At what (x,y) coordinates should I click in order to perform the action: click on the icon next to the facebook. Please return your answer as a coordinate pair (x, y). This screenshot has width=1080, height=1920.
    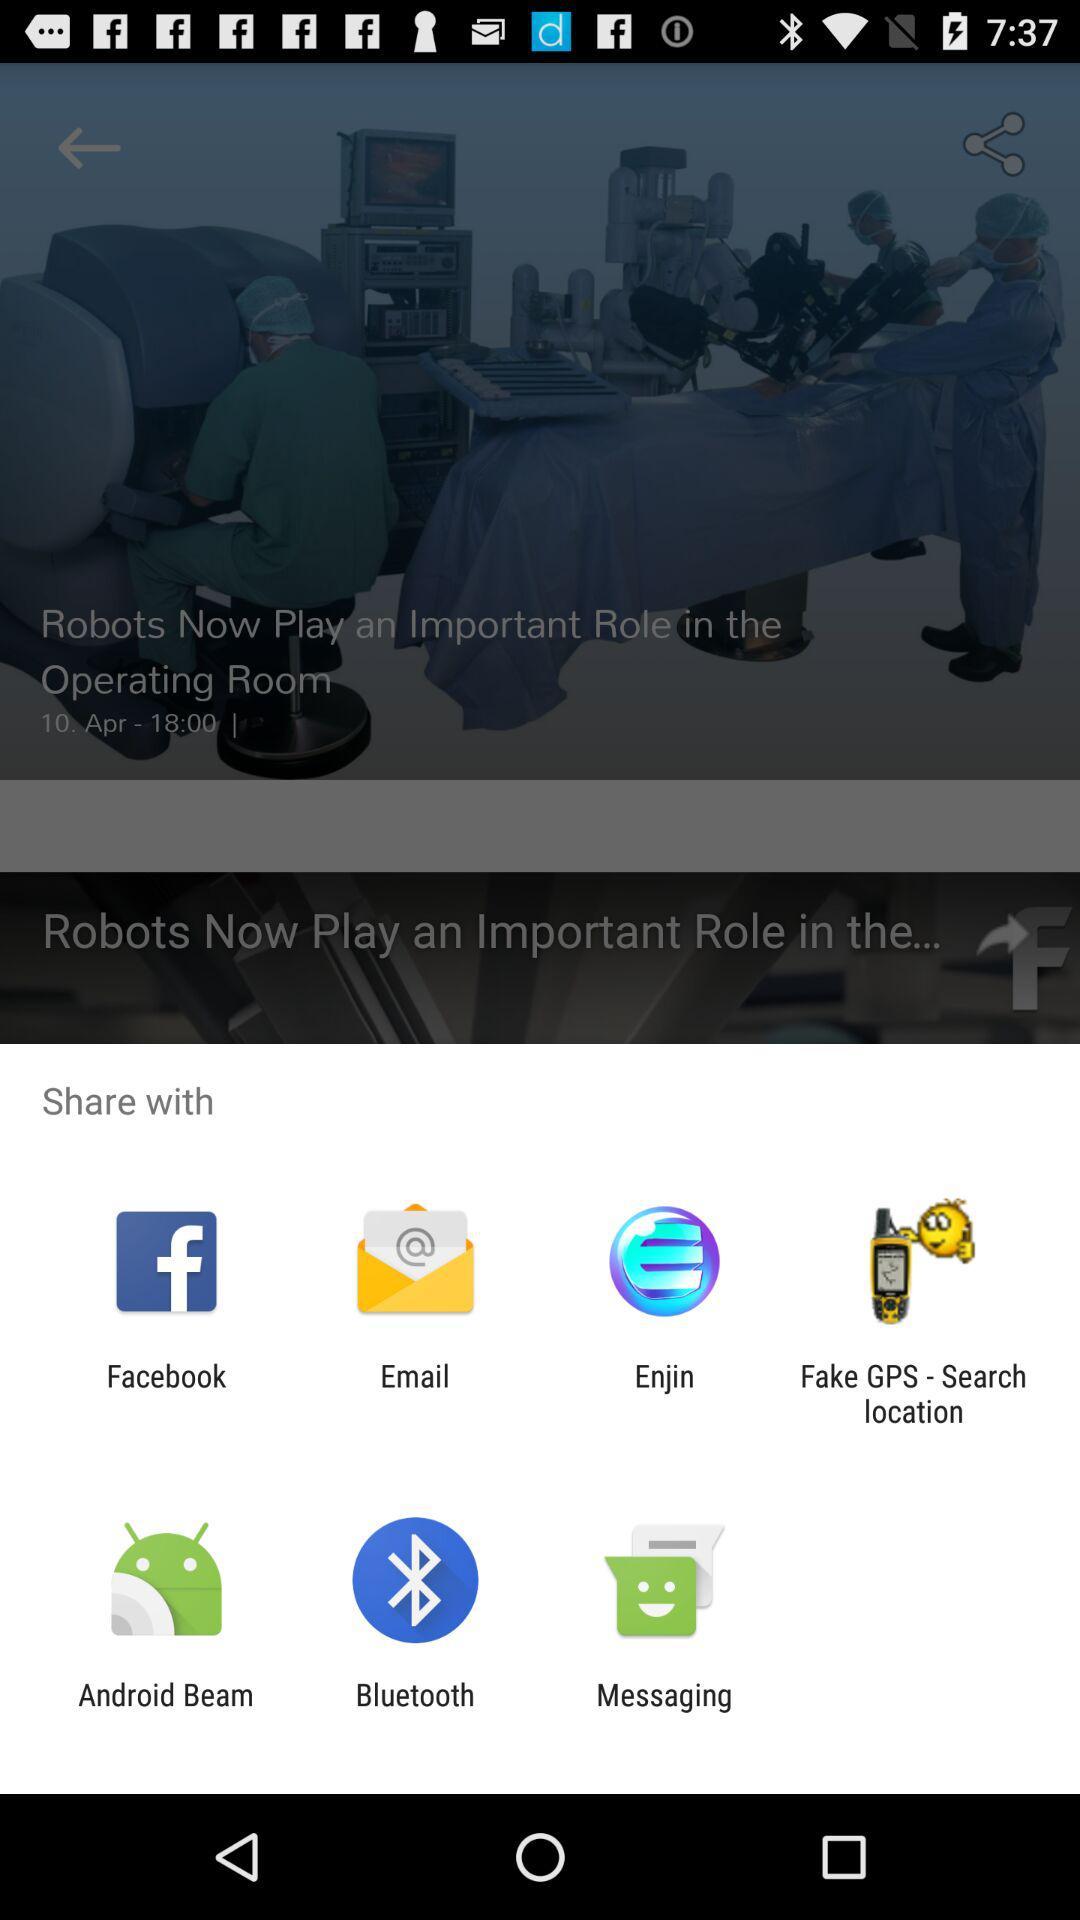
    Looking at the image, I should click on (414, 1392).